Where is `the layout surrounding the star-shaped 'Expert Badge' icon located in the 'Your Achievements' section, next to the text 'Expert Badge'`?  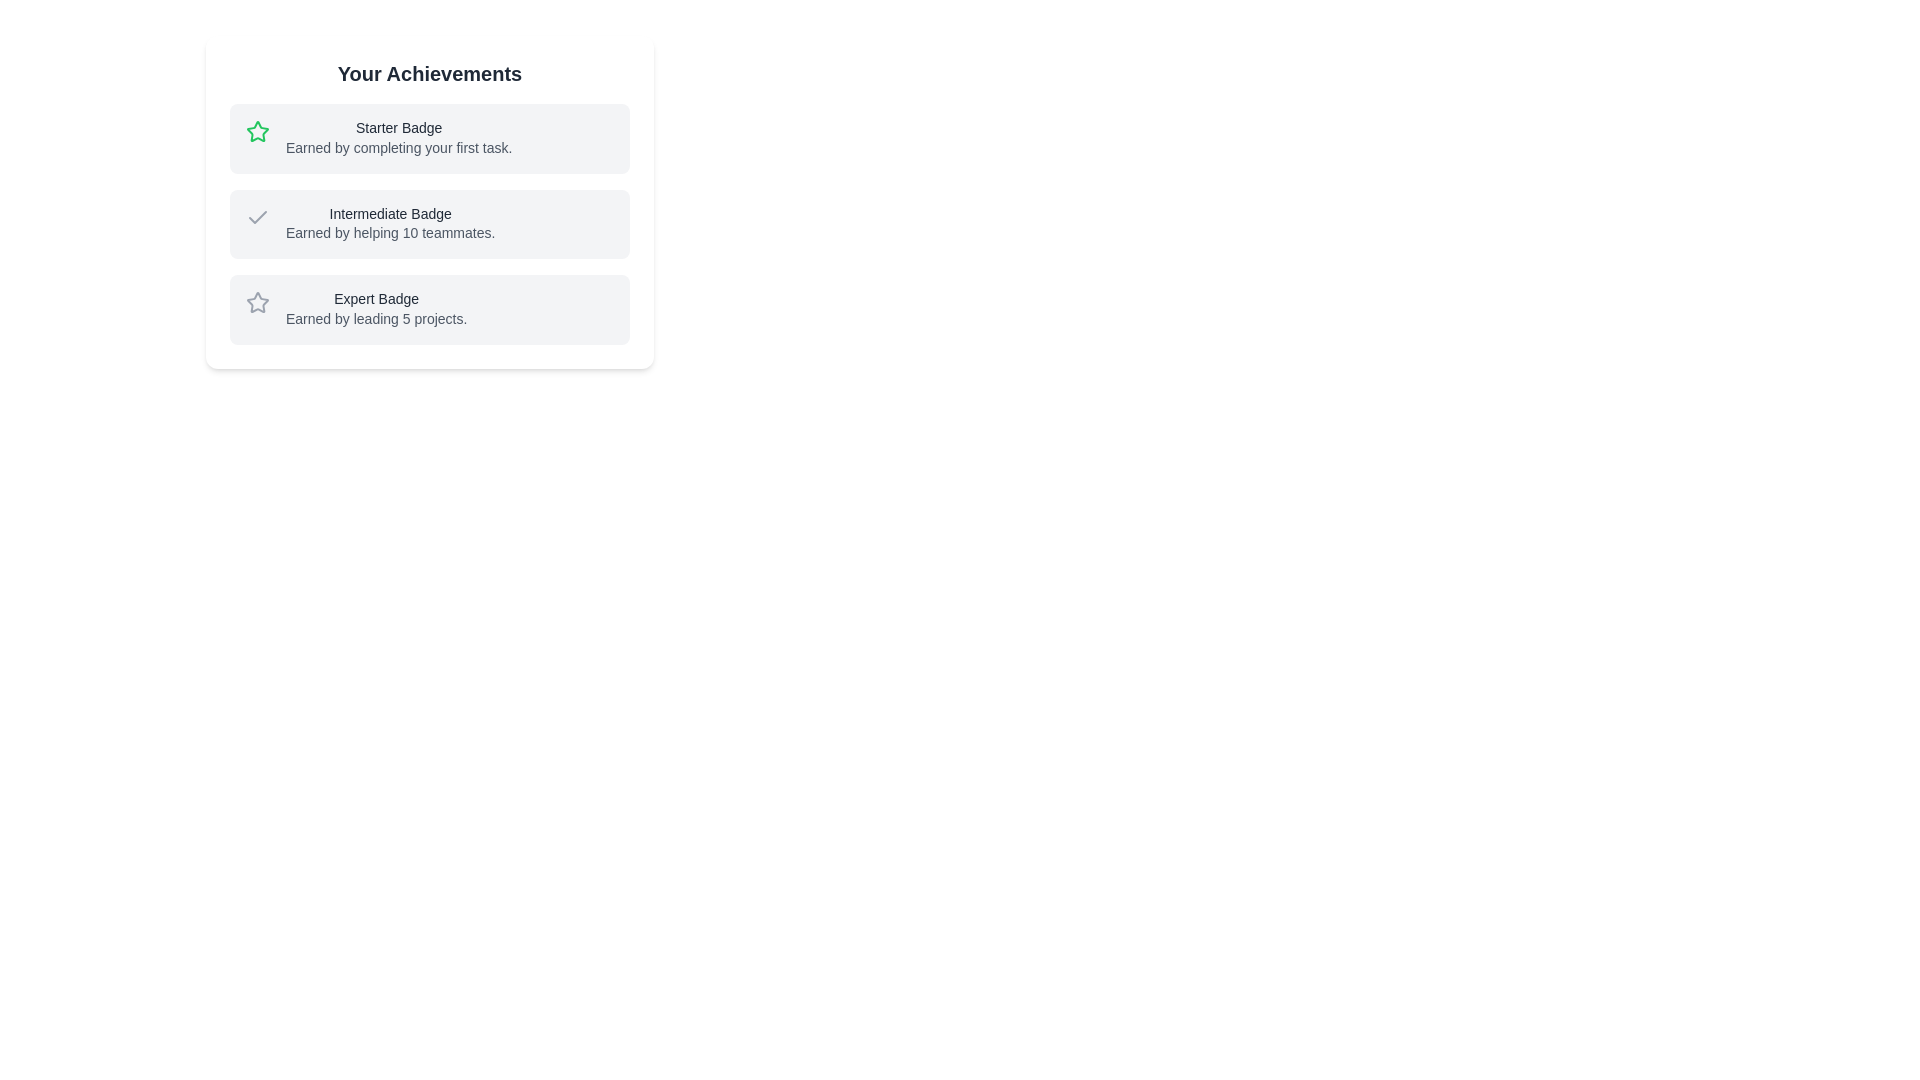 the layout surrounding the star-shaped 'Expert Badge' icon located in the 'Your Achievements' section, next to the text 'Expert Badge' is located at coordinates (257, 302).